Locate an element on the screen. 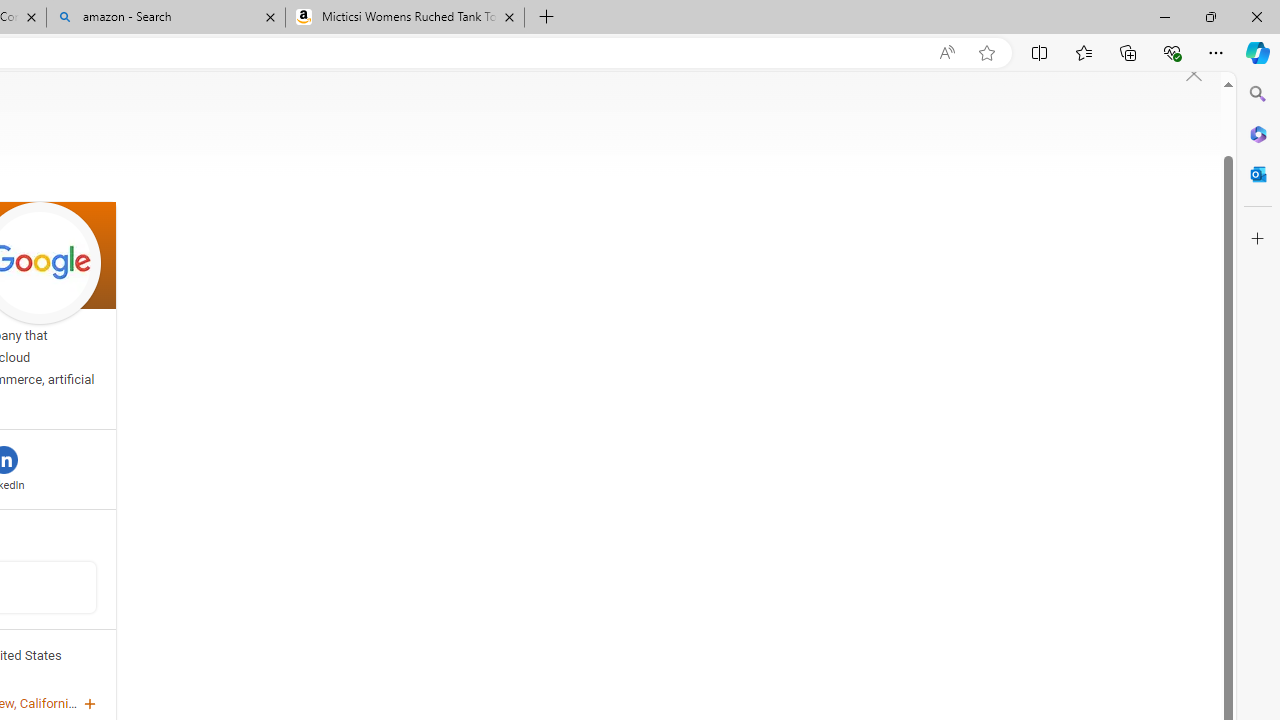 This screenshot has width=1280, height=720. 'Copilot (Ctrl+Shift+.)' is located at coordinates (1257, 51).